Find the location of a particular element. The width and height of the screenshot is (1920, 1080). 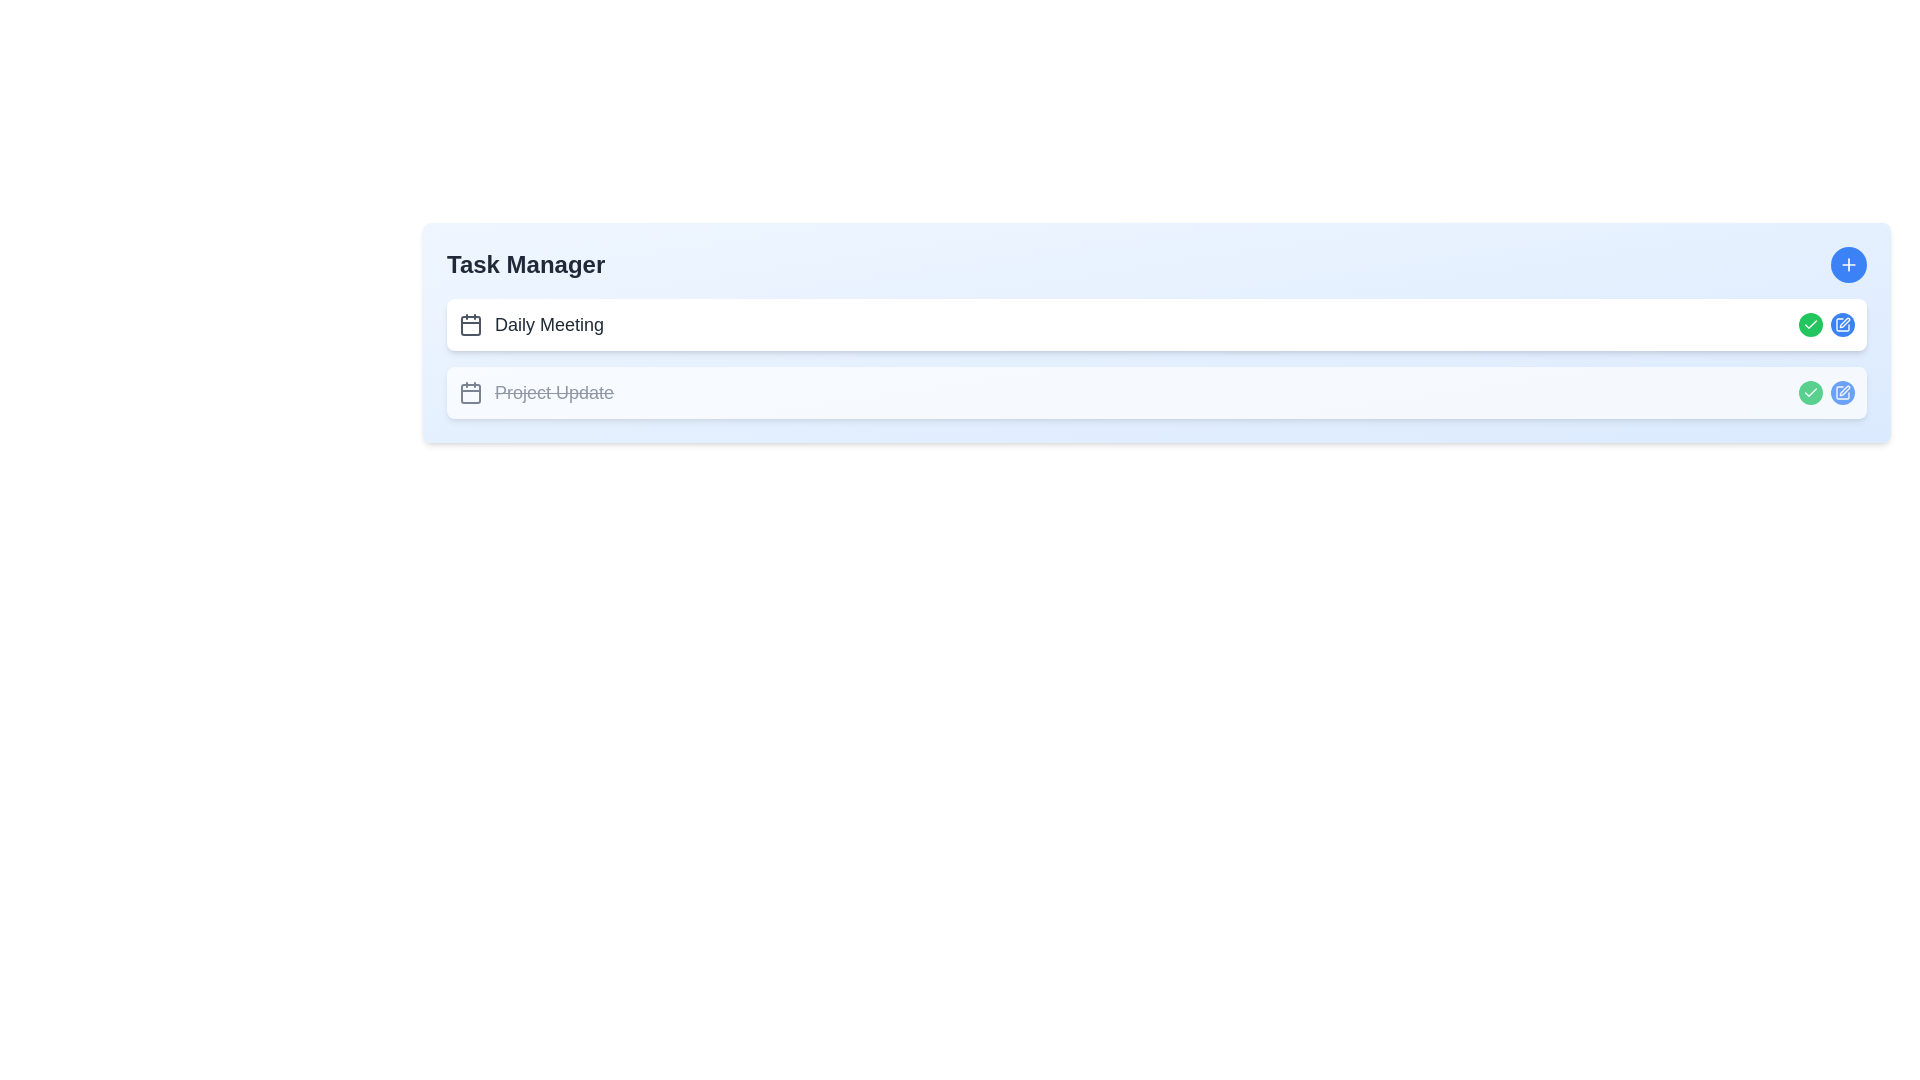

the circular blue button with a white pen icon located to the far right of the 'Project Update' task row is located at coordinates (1842, 393).